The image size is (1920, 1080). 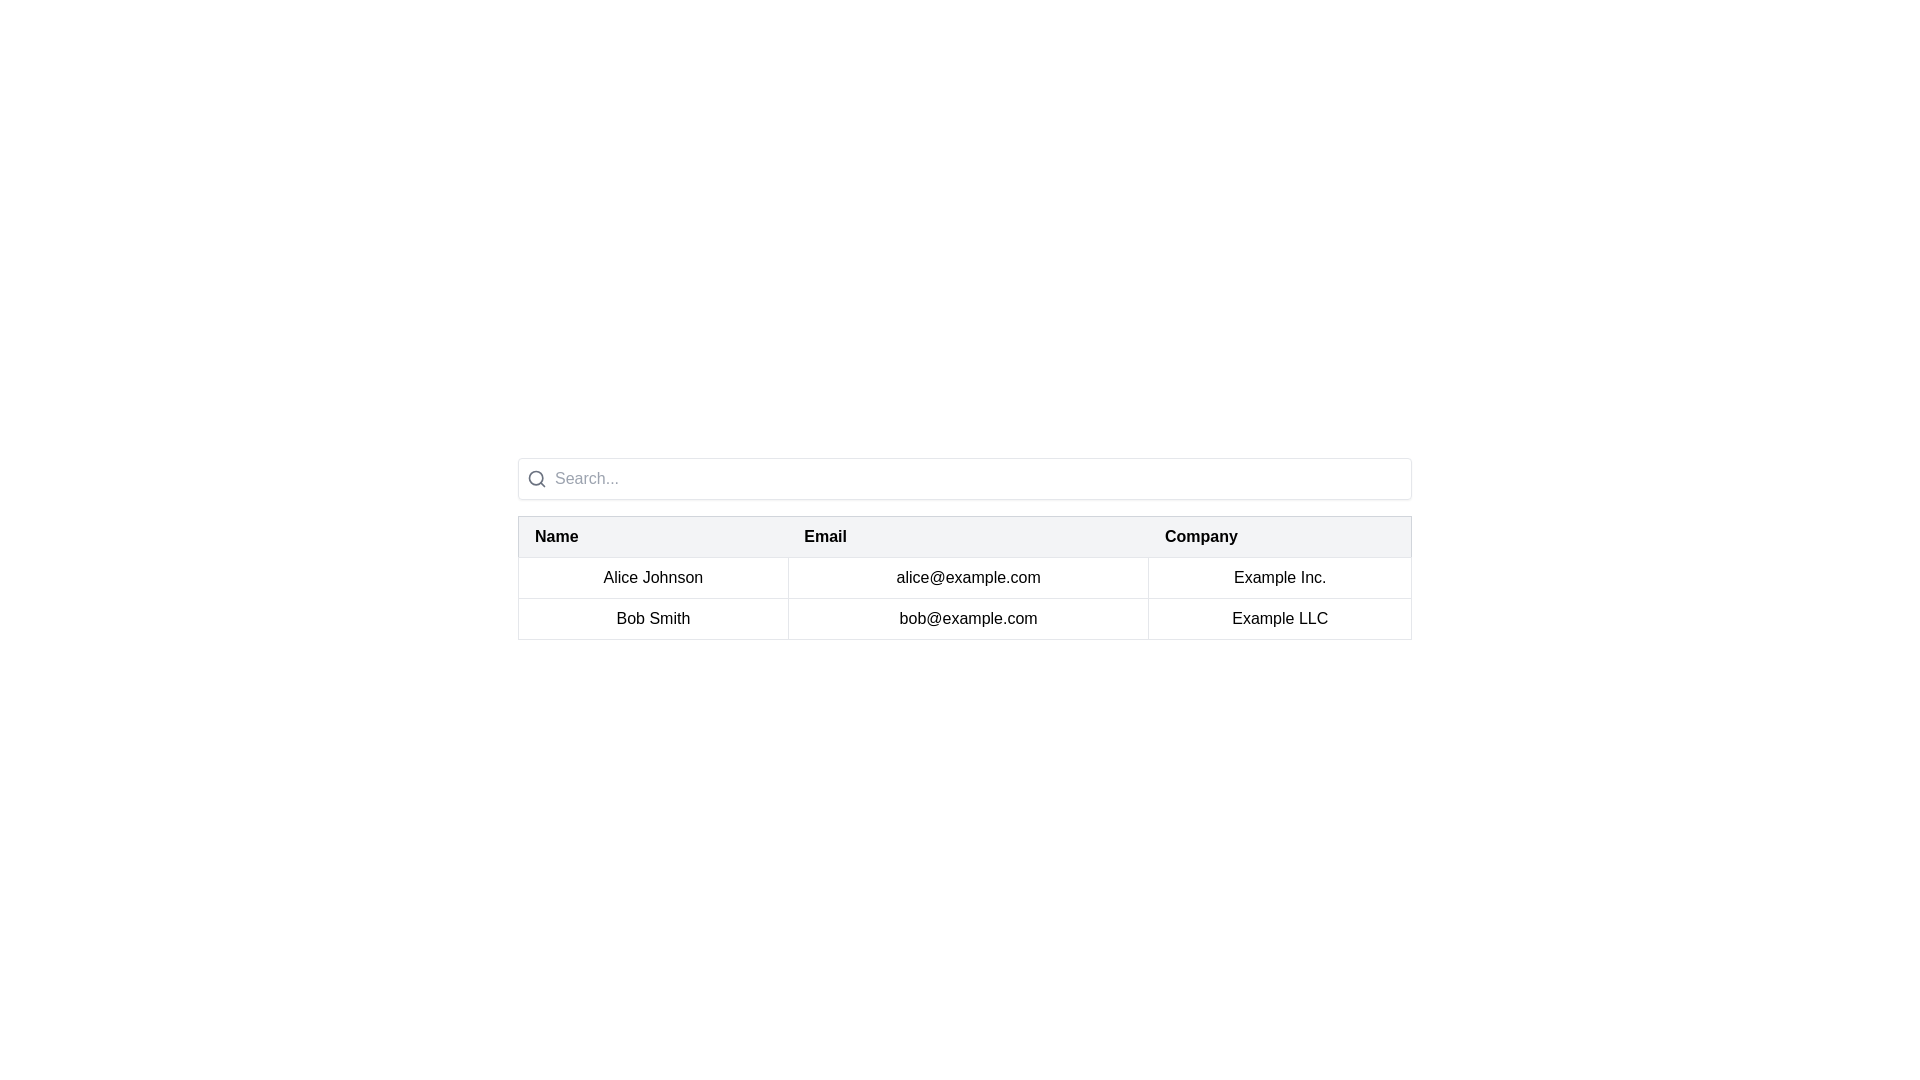 What do you see at coordinates (556, 535) in the screenshot?
I see `the 'Name' column header label in the data table, which is located in the top-left corner of the table, preceding the 'Email' and 'Company' columns` at bounding box center [556, 535].